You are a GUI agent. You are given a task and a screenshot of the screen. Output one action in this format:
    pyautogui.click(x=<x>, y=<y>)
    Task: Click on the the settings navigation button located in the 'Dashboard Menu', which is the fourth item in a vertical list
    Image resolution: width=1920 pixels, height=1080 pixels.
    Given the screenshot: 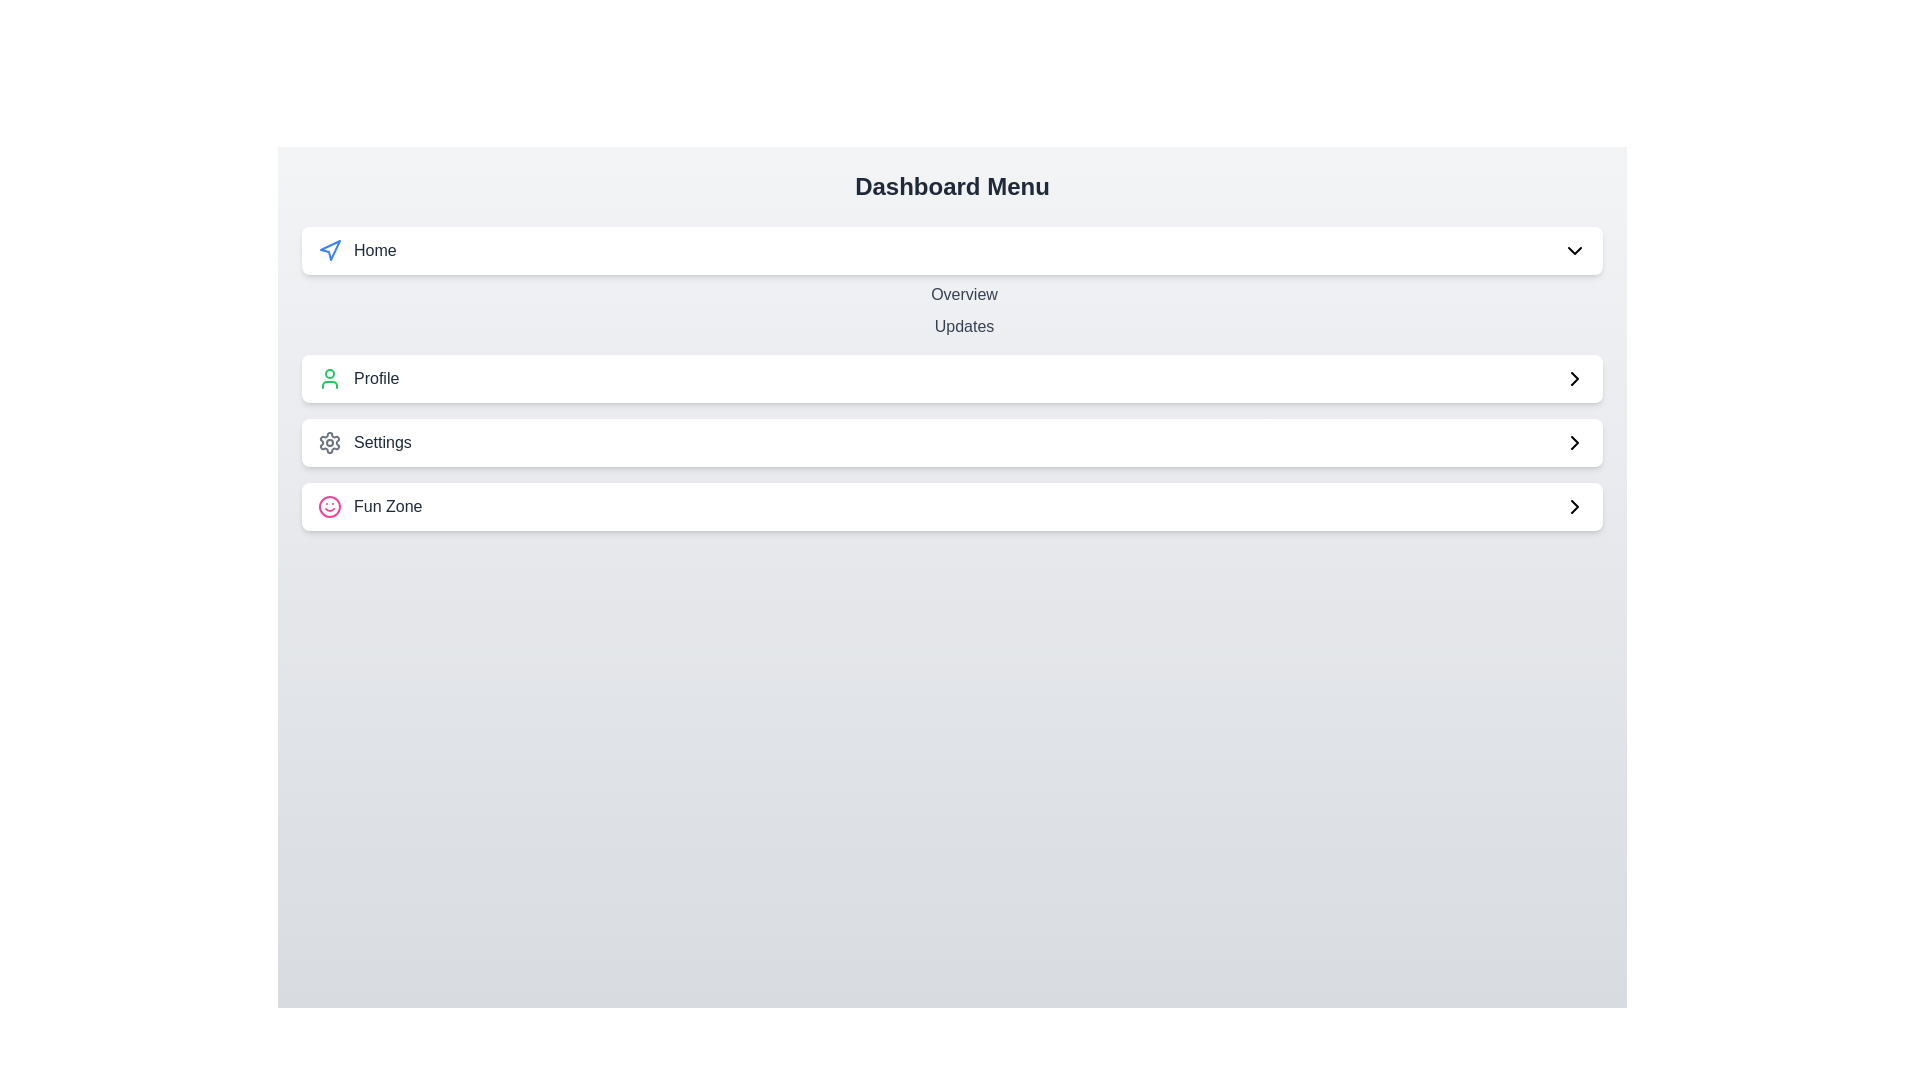 What is the action you would take?
    pyautogui.click(x=951, y=442)
    